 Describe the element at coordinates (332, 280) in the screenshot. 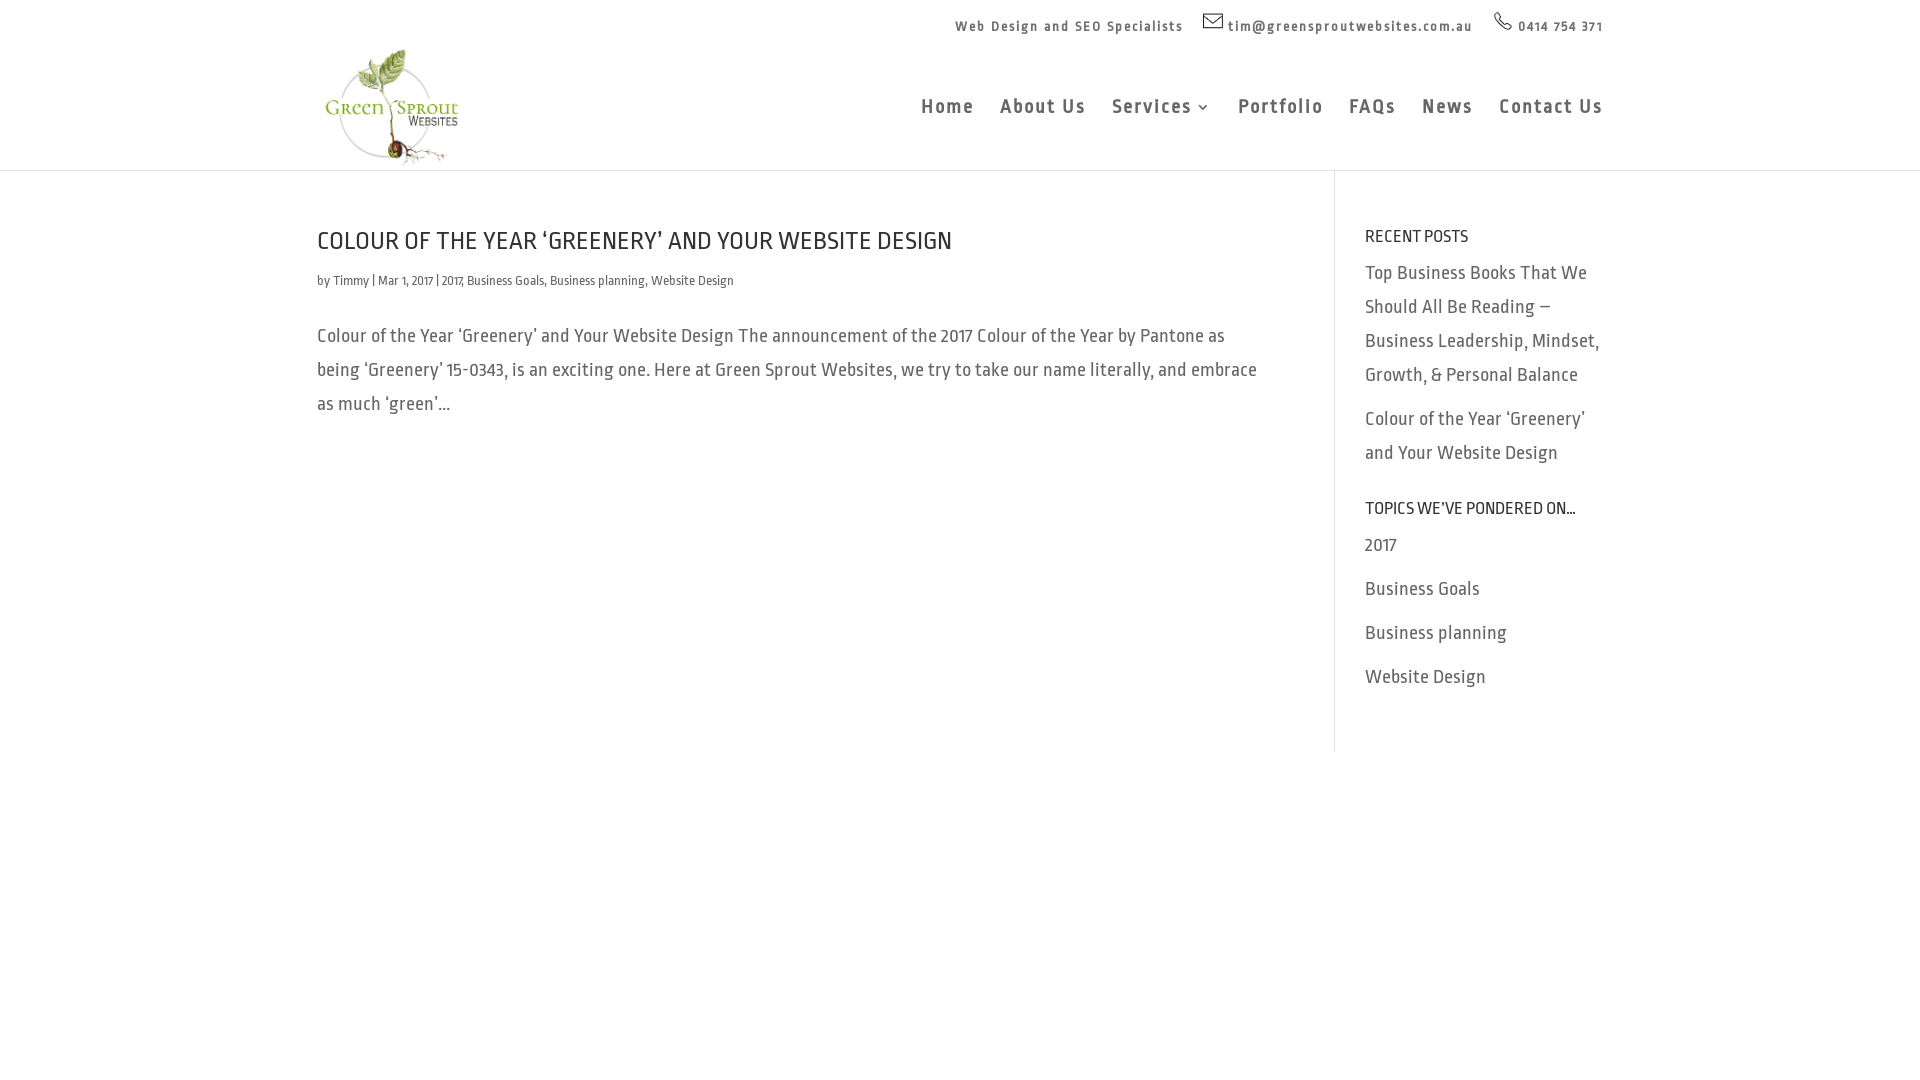

I see `'Timmy'` at that location.